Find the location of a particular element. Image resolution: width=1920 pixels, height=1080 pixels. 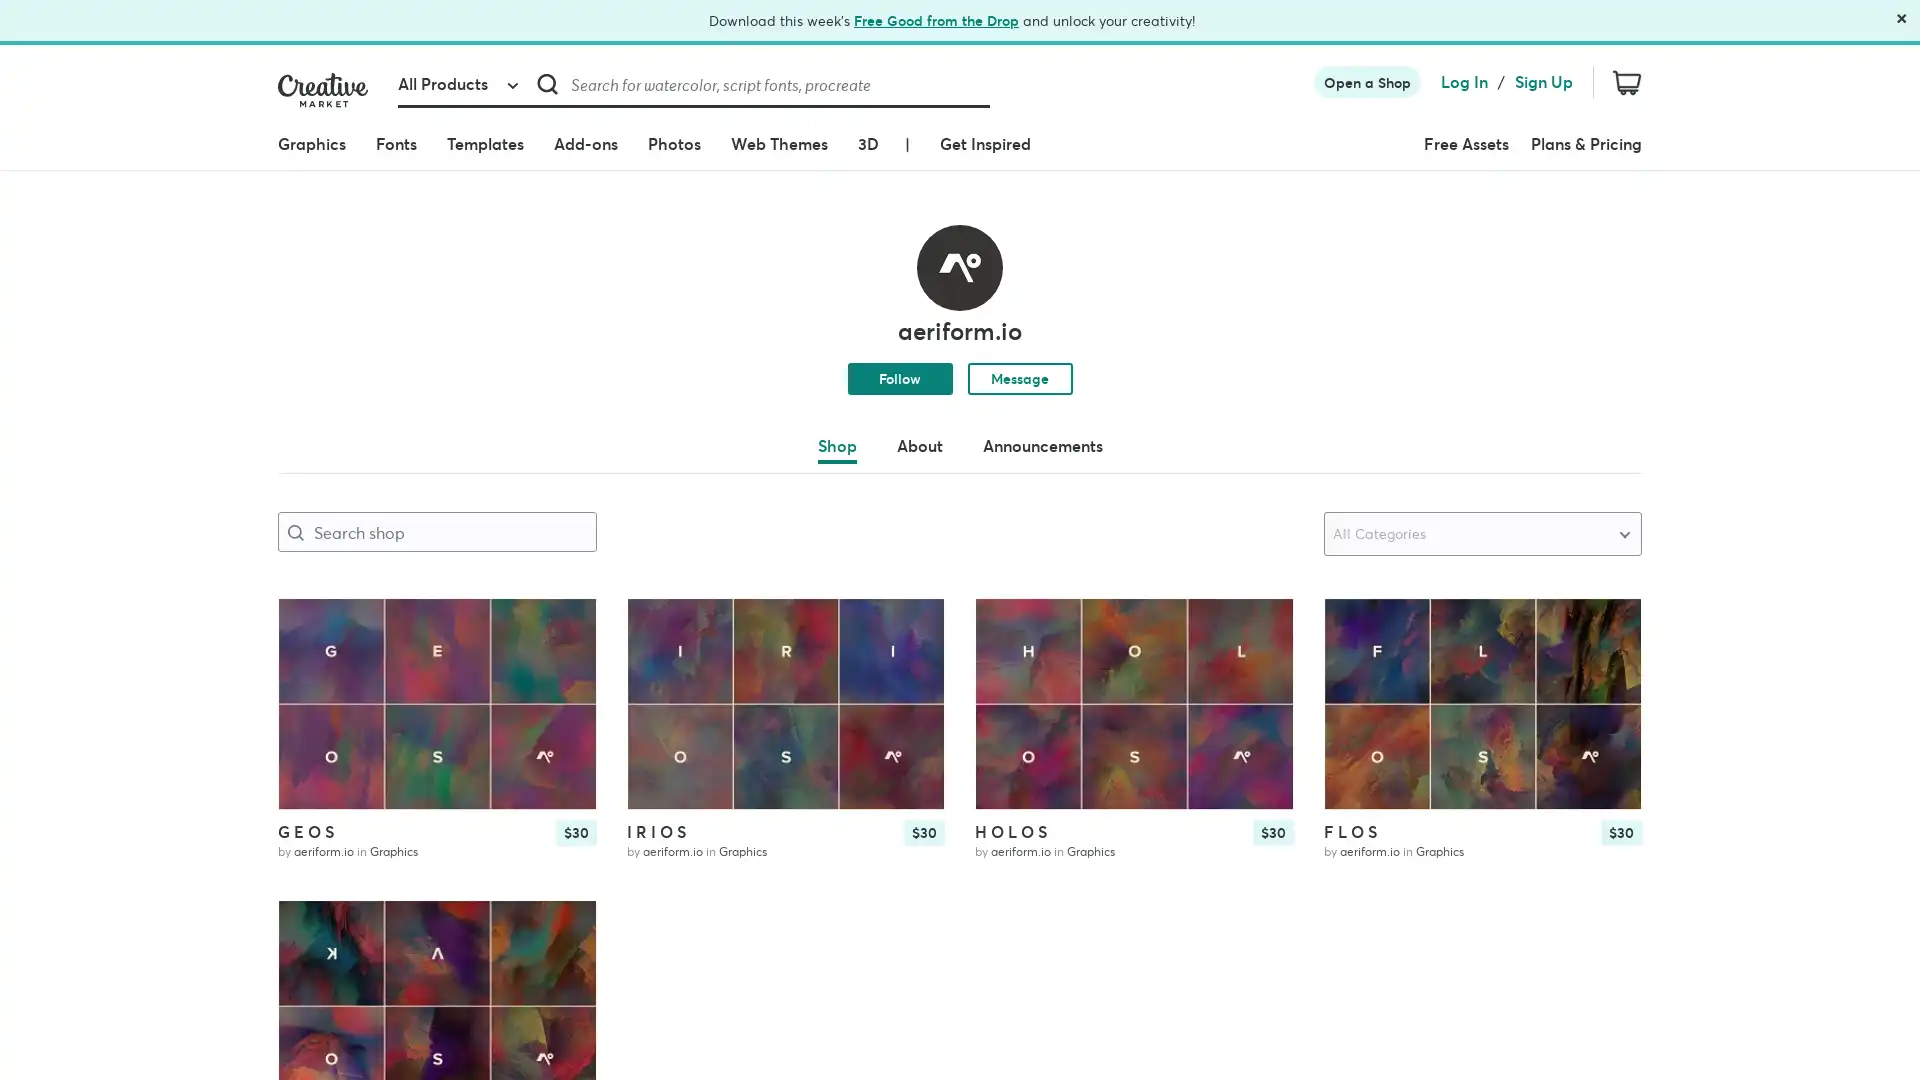

Save is located at coordinates (1609, 660).